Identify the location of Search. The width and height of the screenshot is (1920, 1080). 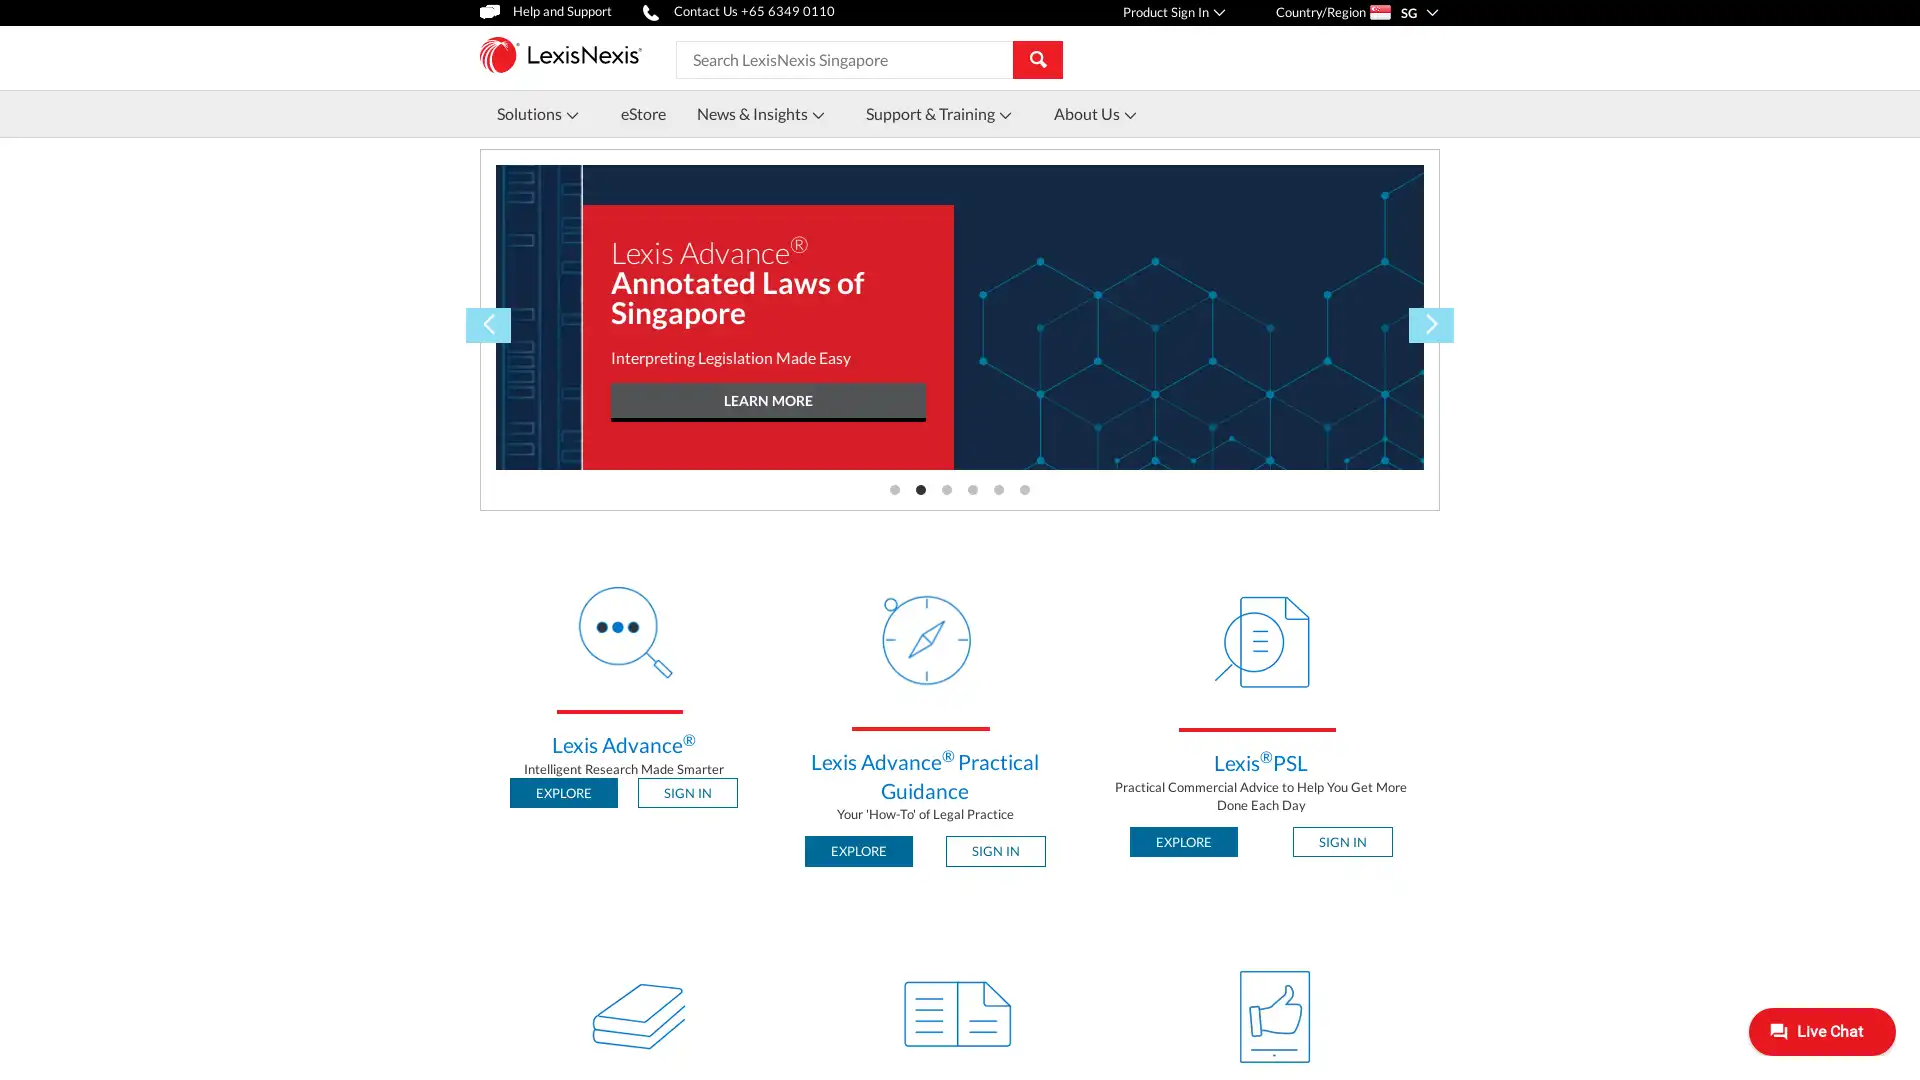
(1037, 57).